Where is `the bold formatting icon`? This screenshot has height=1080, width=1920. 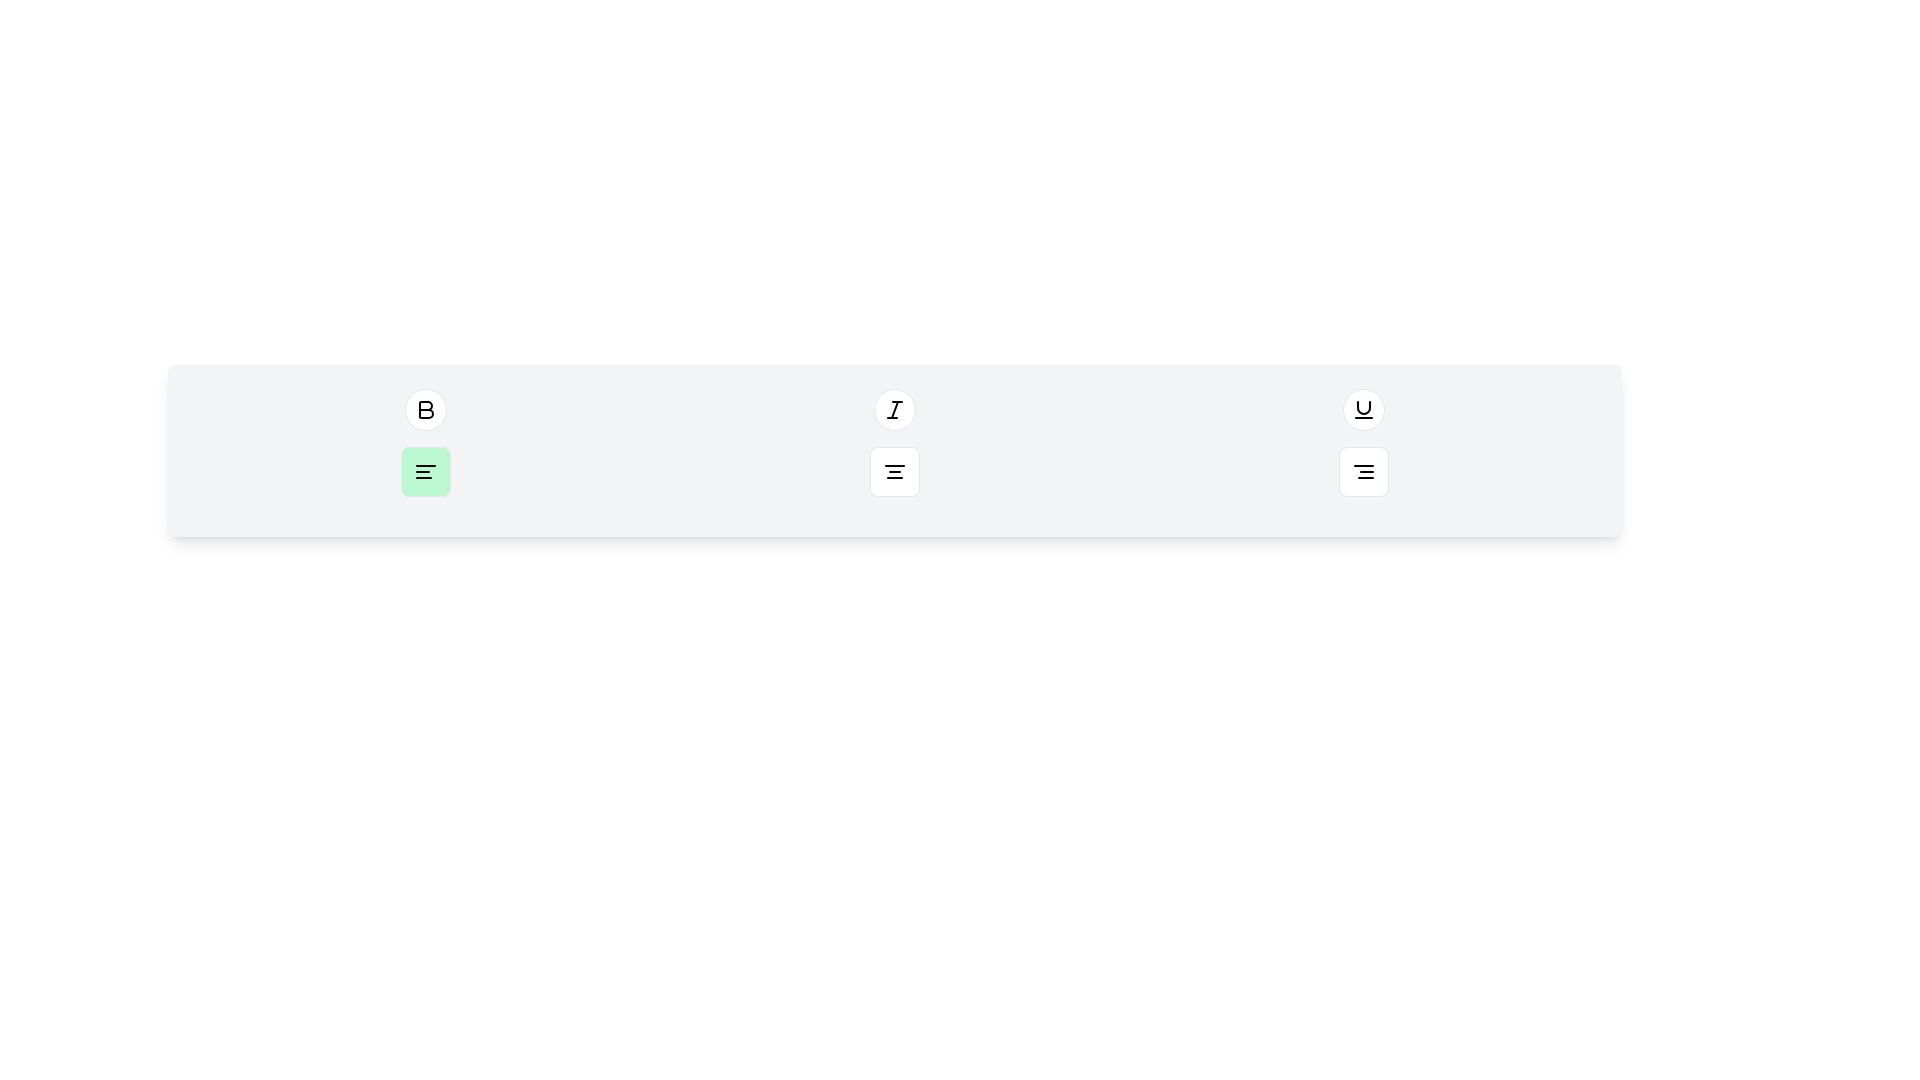 the bold formatting icon is located at coordinates (425, 408).